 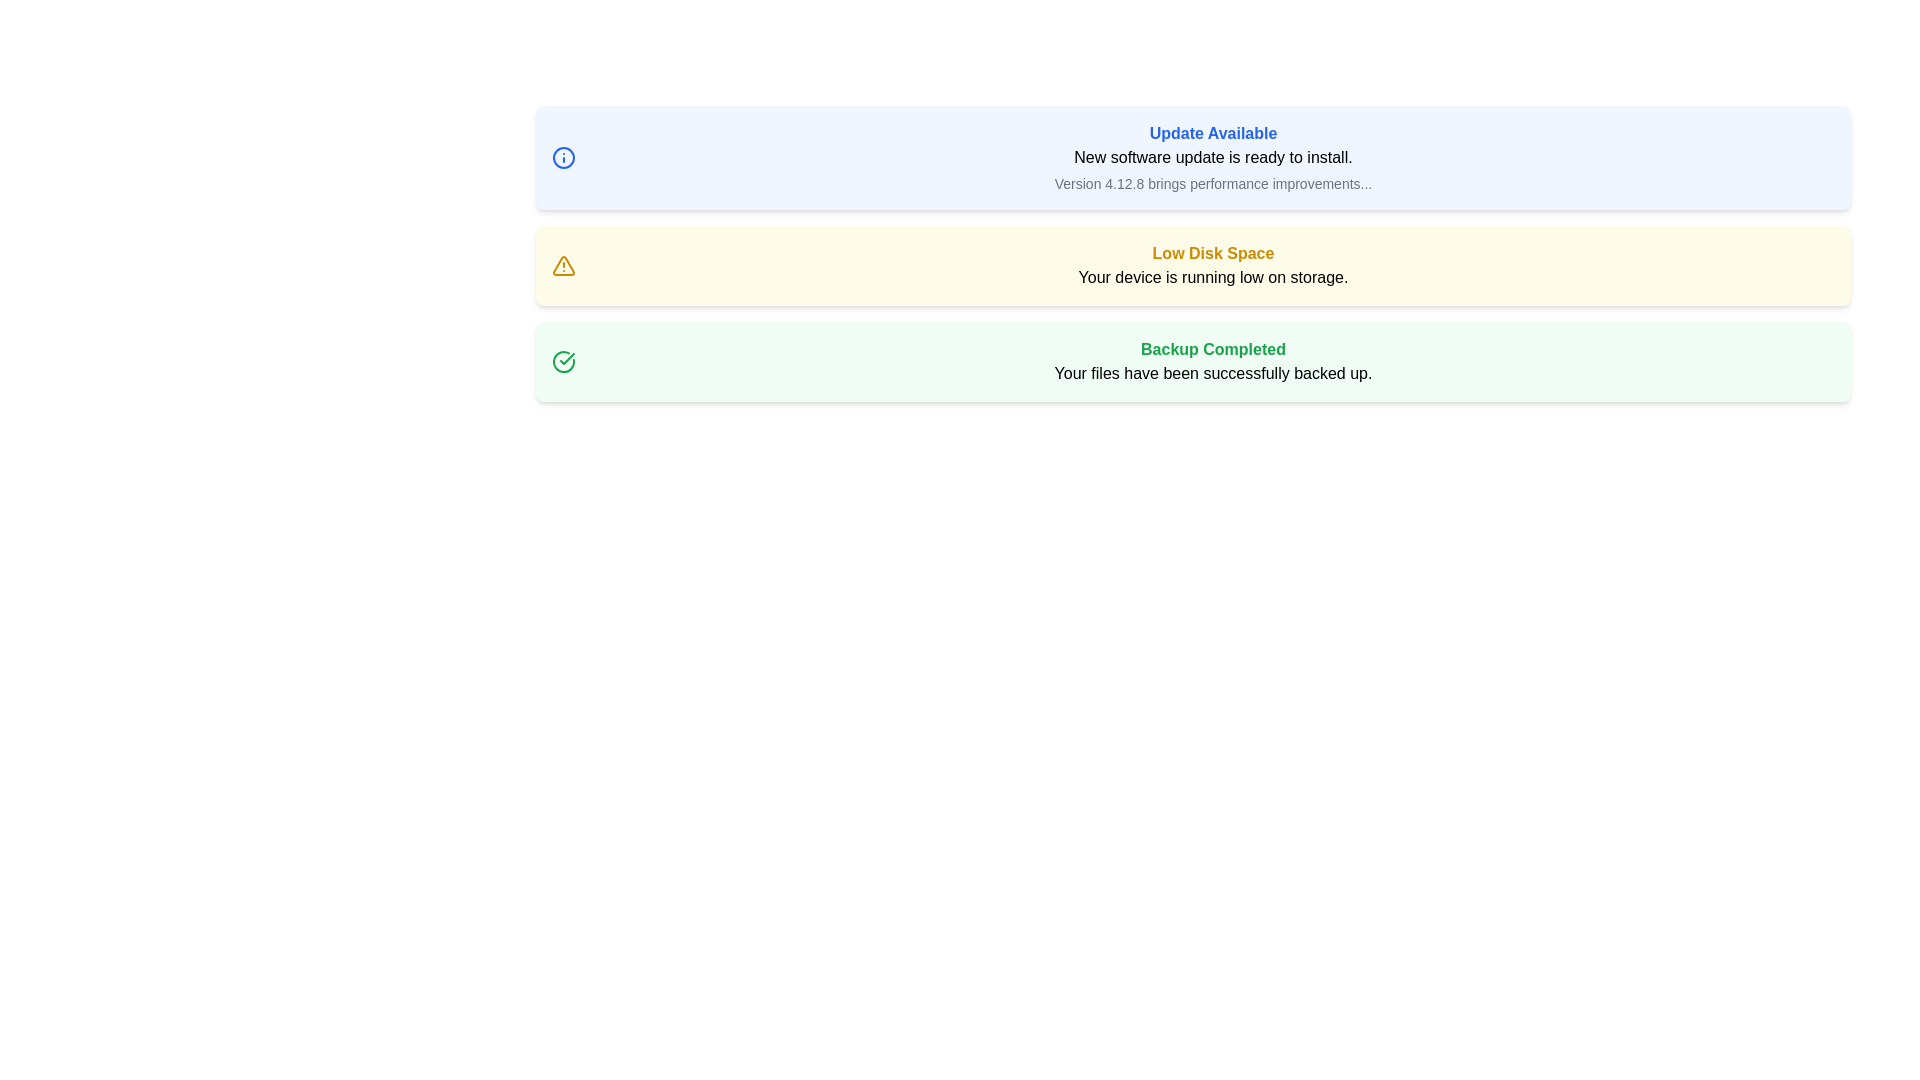 What do you see at coordinates (563, 362) in the screenshot?
I see `the icon with a green outline and checkmark indicating successful action, located at the left side of the 'Backup Completed' alert box` at bounding box center [563, 362].